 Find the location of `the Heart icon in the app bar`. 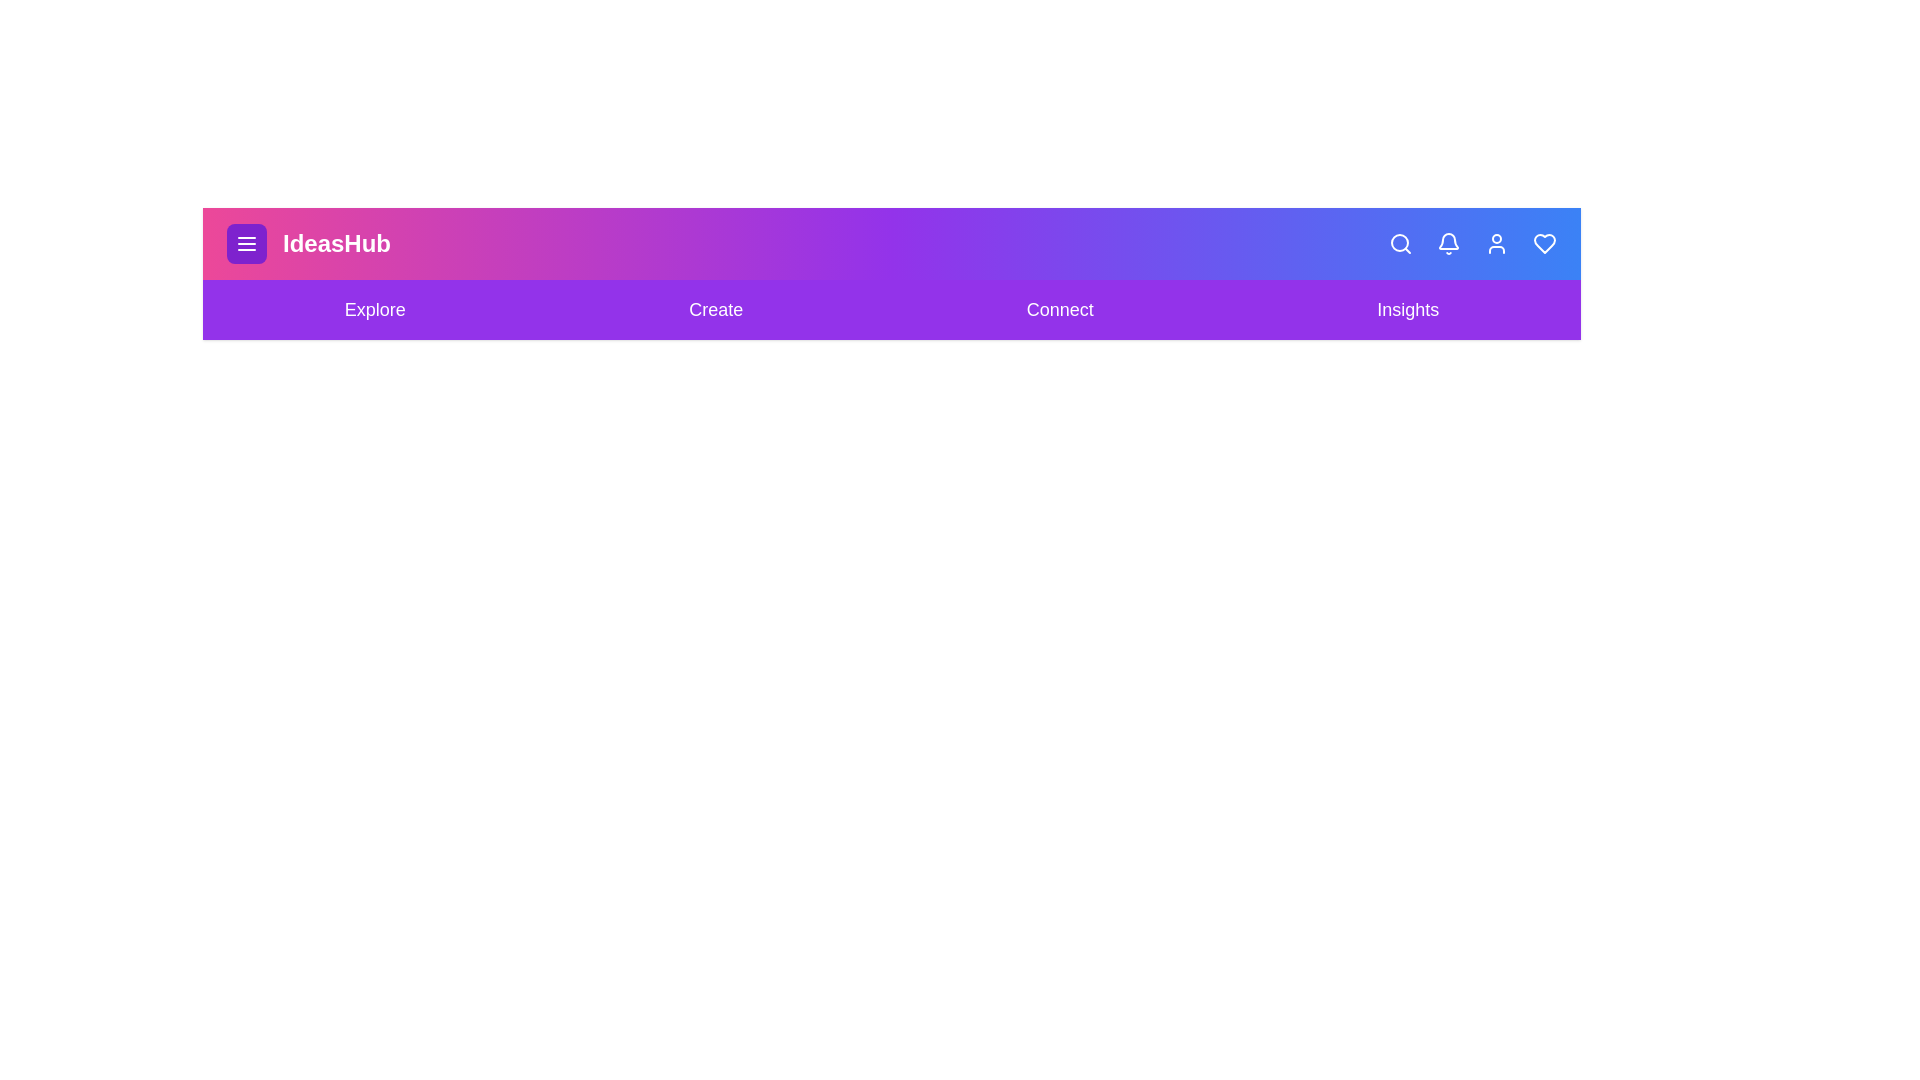

the Heart icon in the app bar is located at coordinates (1544, 242).